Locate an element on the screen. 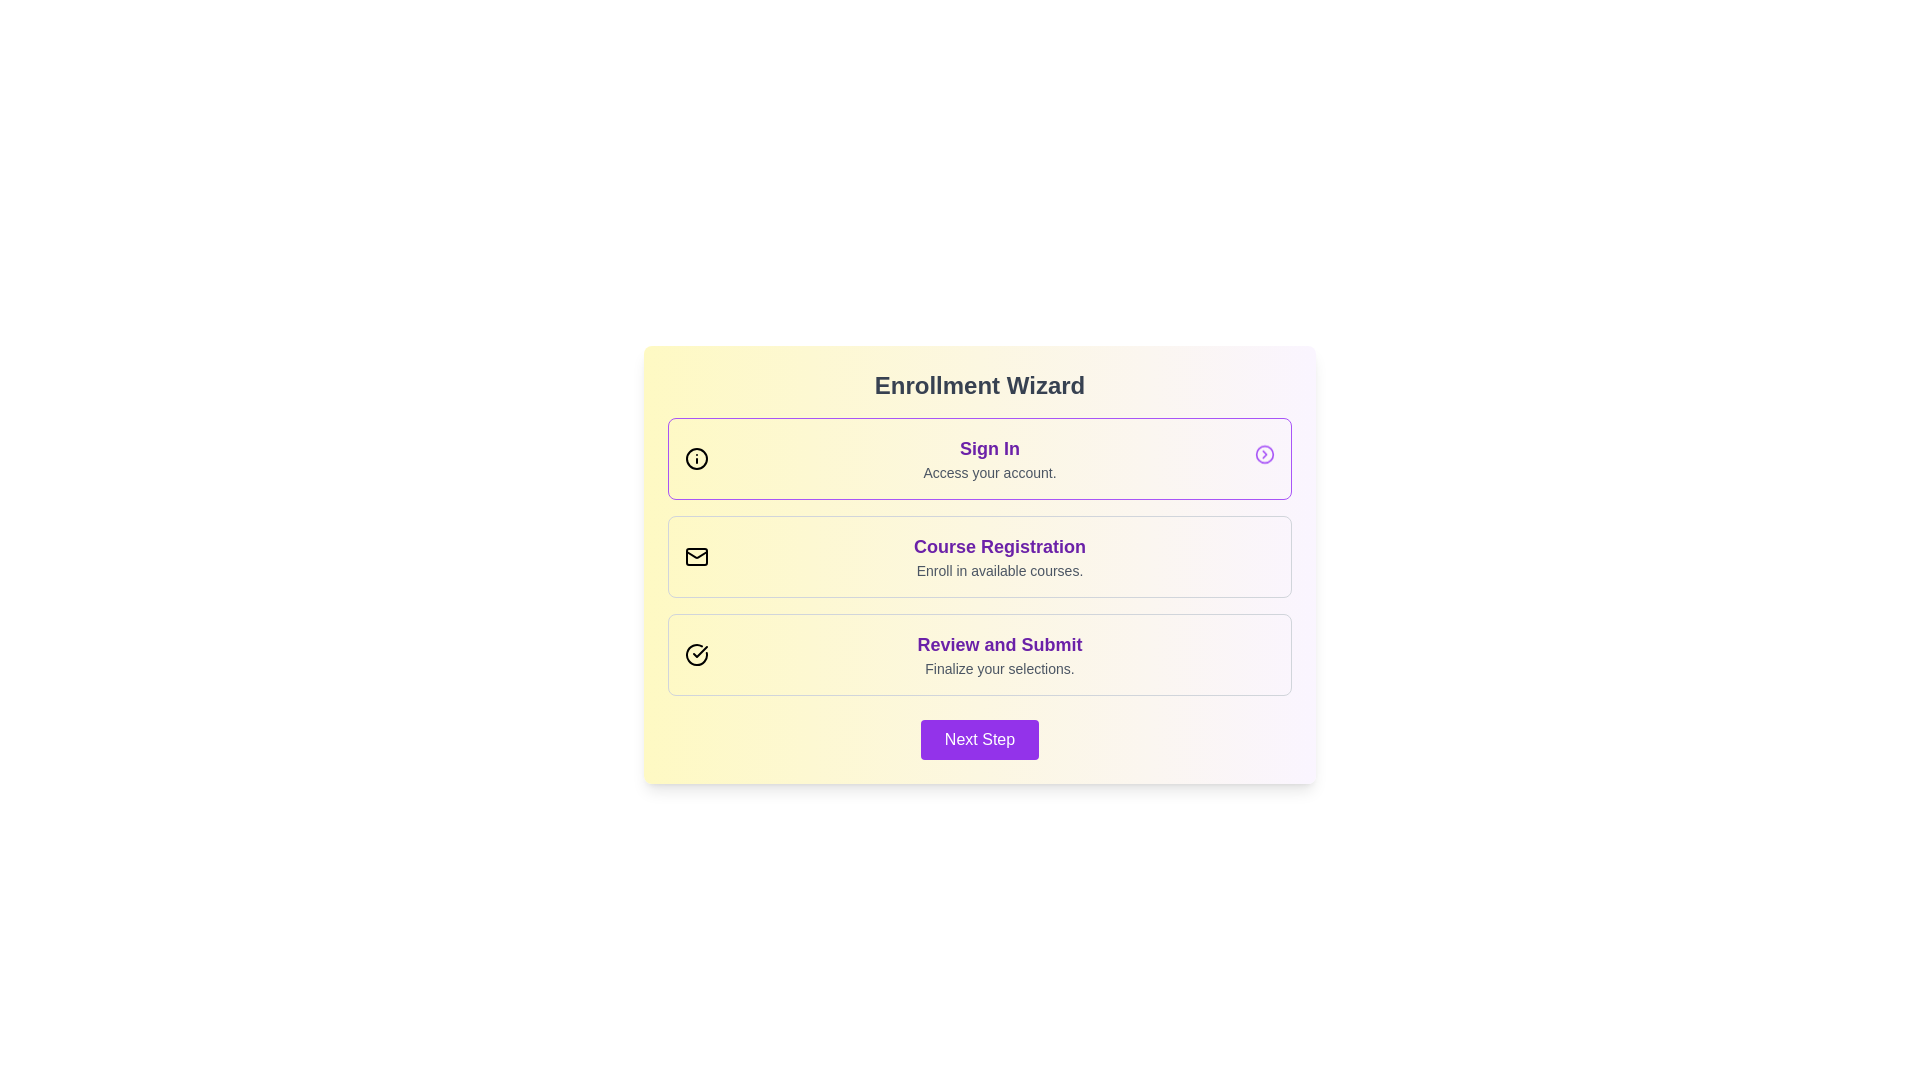 This screenshot has height=1080, width=1920. the checkmark icon in the 'Review and Submit' section of the 'Enrollment Wizard' interface is located at coordinates (700, 651).